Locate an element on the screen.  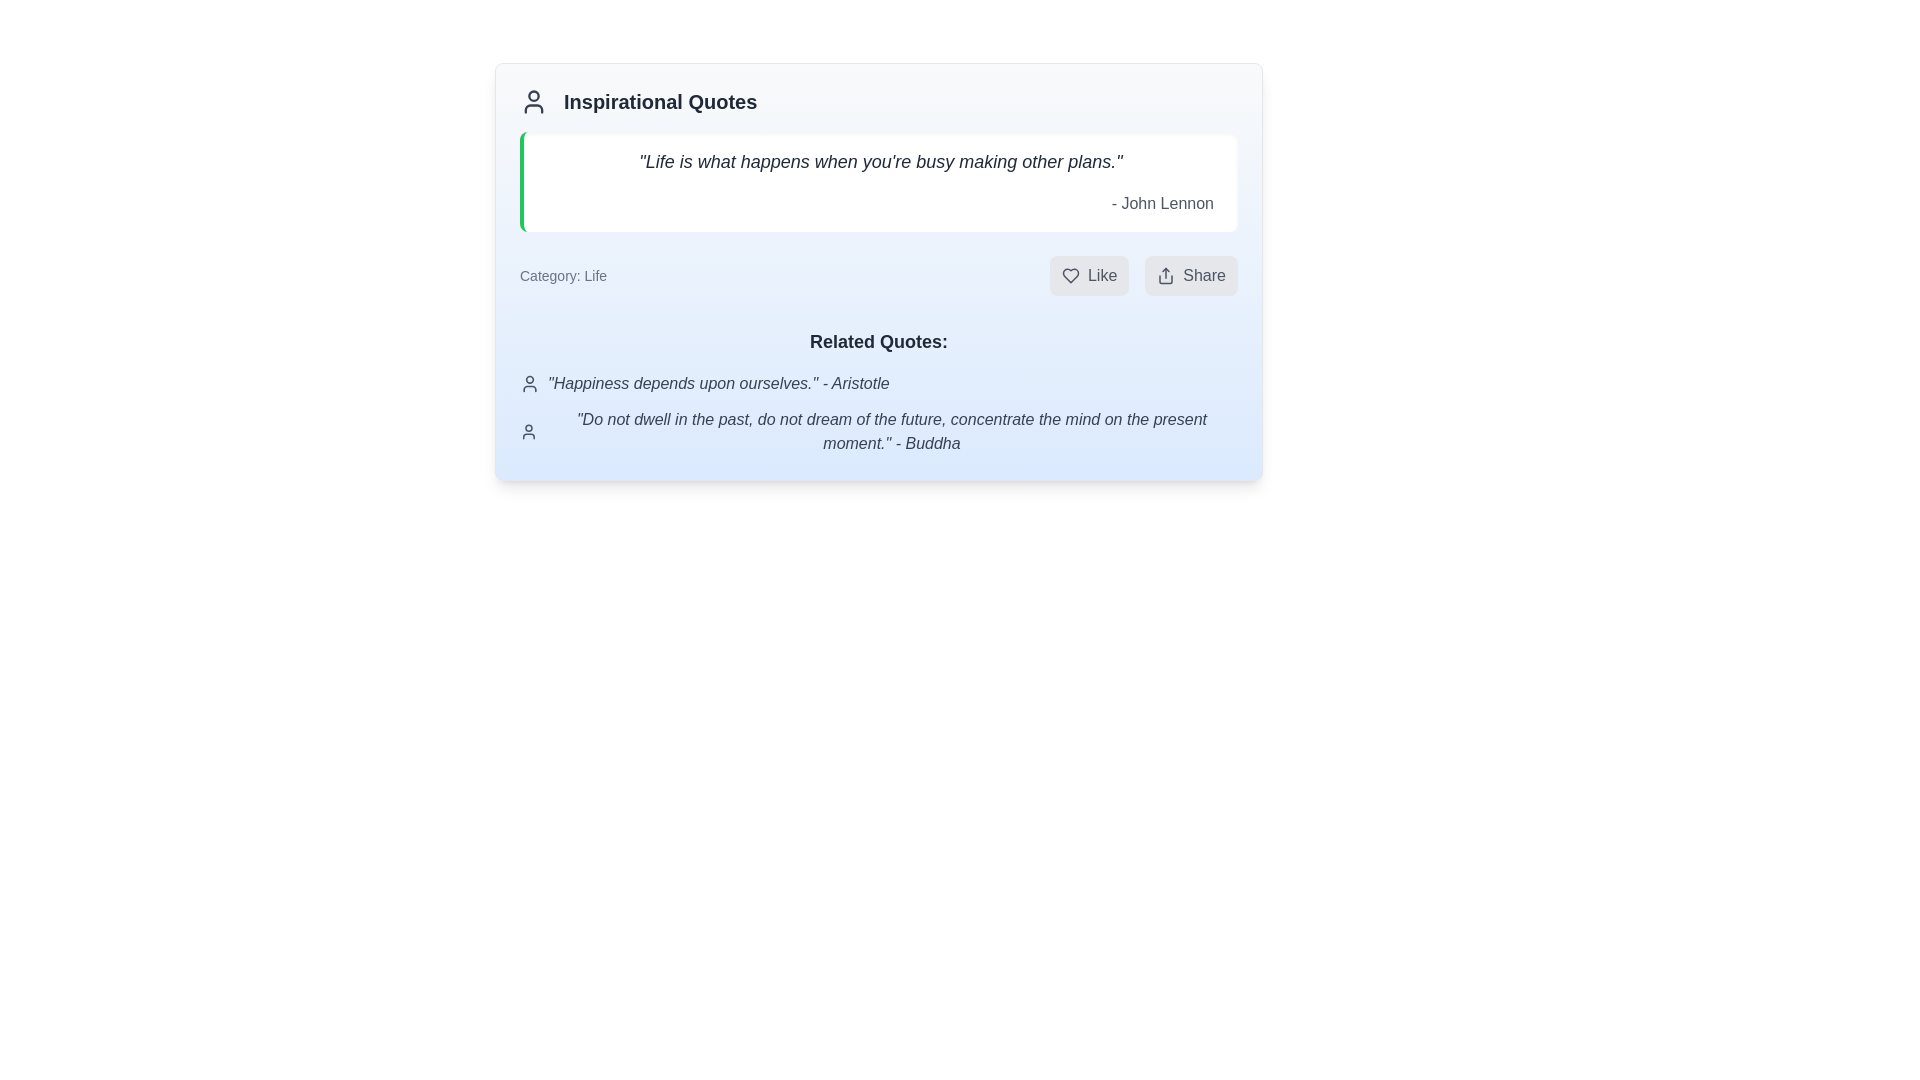
the sharing icon located to the right of the 'Like' button and to the left of the 'Share' text label is located at coordinates (1166, 276).